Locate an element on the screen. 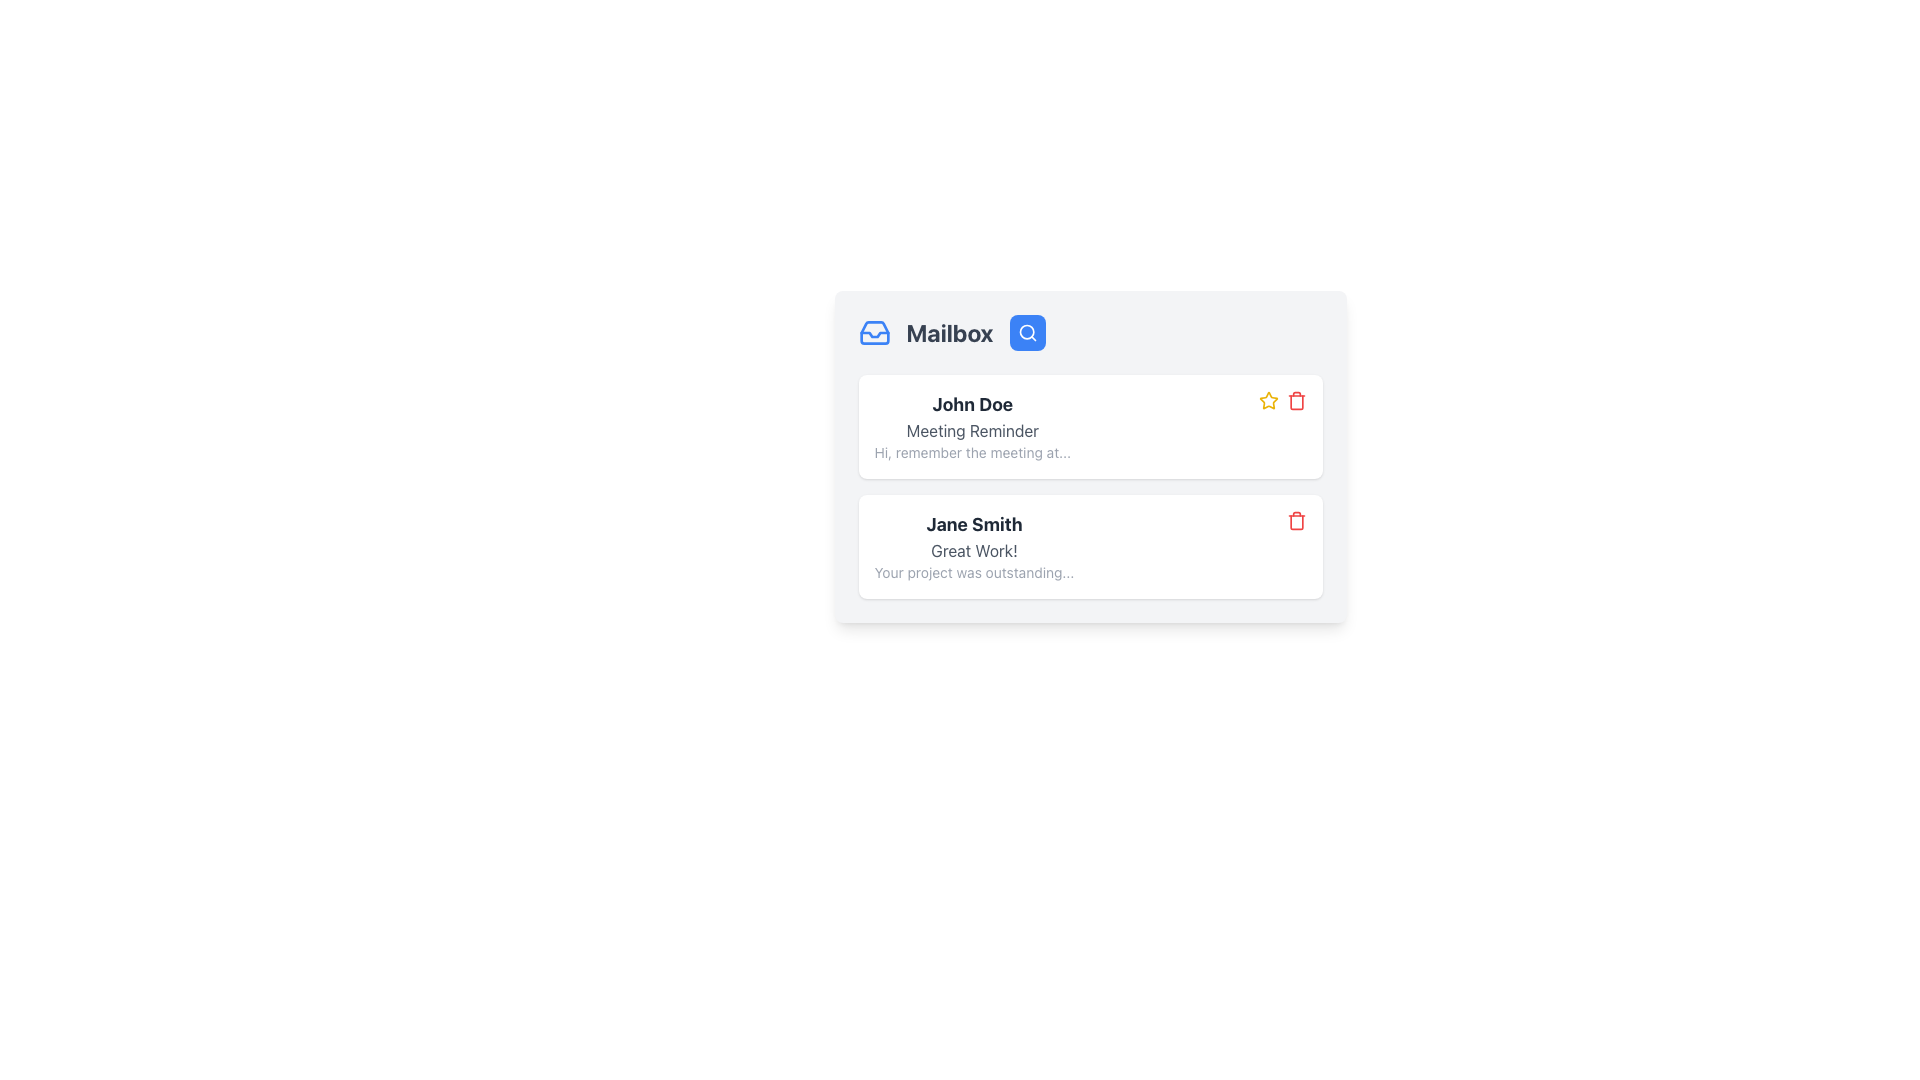 The image size is (1920, 1080). the icon graphic resembling a mailbox located near the top-left corner of the UI, next to the 'Mailbox' label is located at coordinates (874, 334).